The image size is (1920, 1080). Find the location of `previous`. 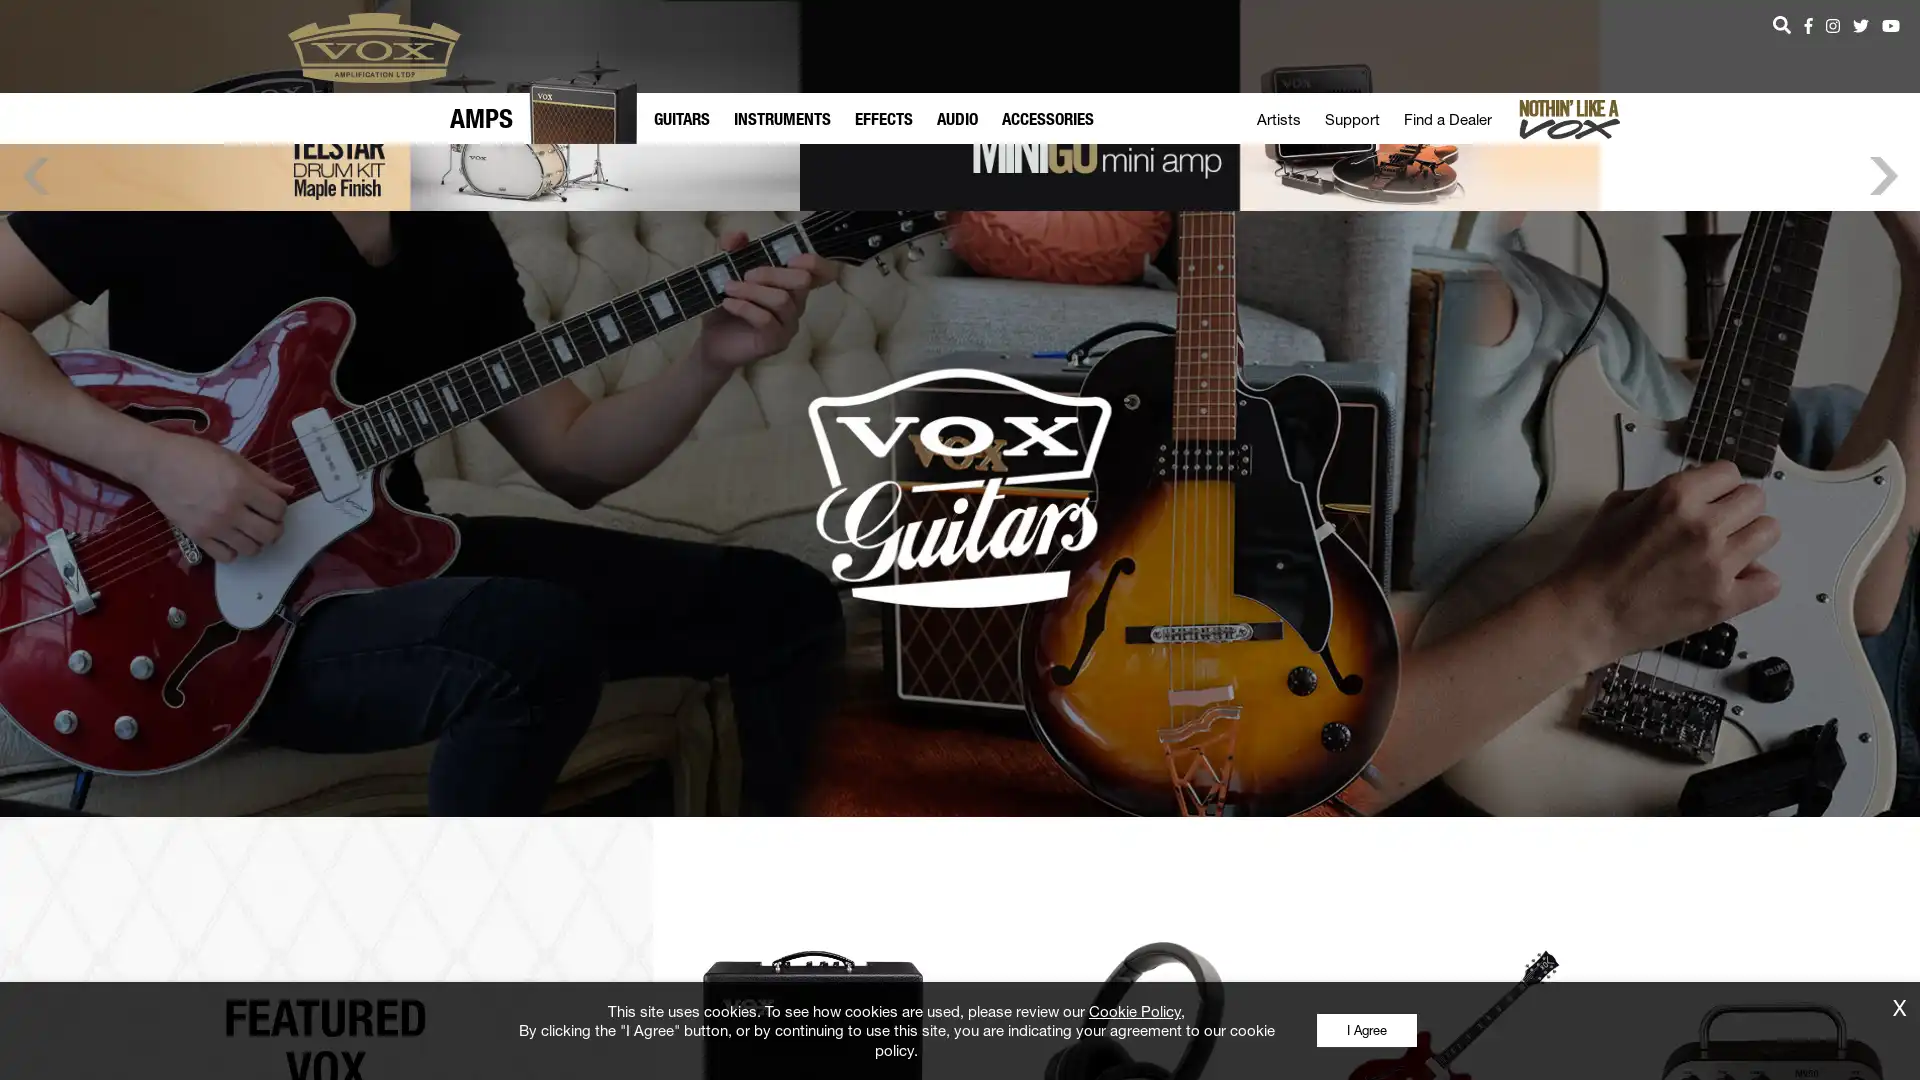

previous is located at coordinates (35, 322).